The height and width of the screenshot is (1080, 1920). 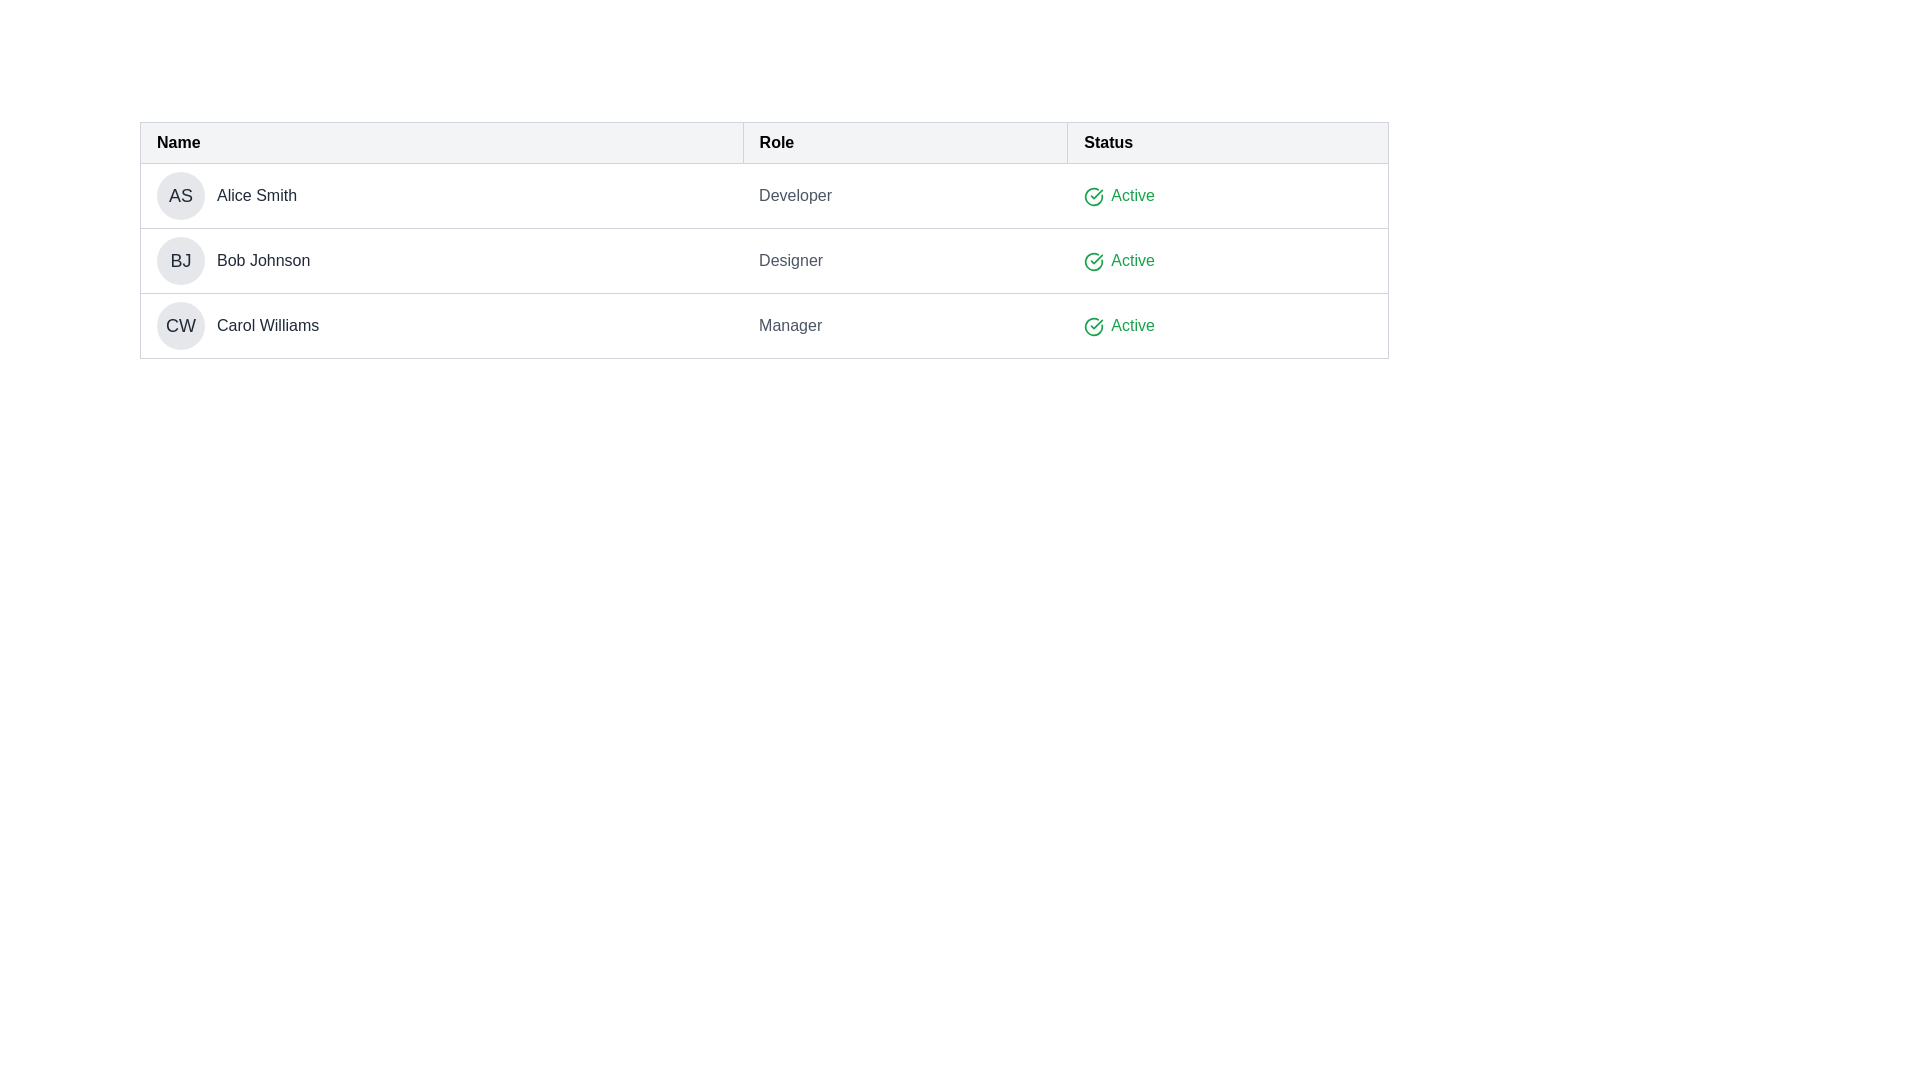 I want to click on the circular badge containing the initials 'BJ' which represents 'Bob Johnson', located in the second row of the table under the 'Name' column, so click(x=181, y=260).